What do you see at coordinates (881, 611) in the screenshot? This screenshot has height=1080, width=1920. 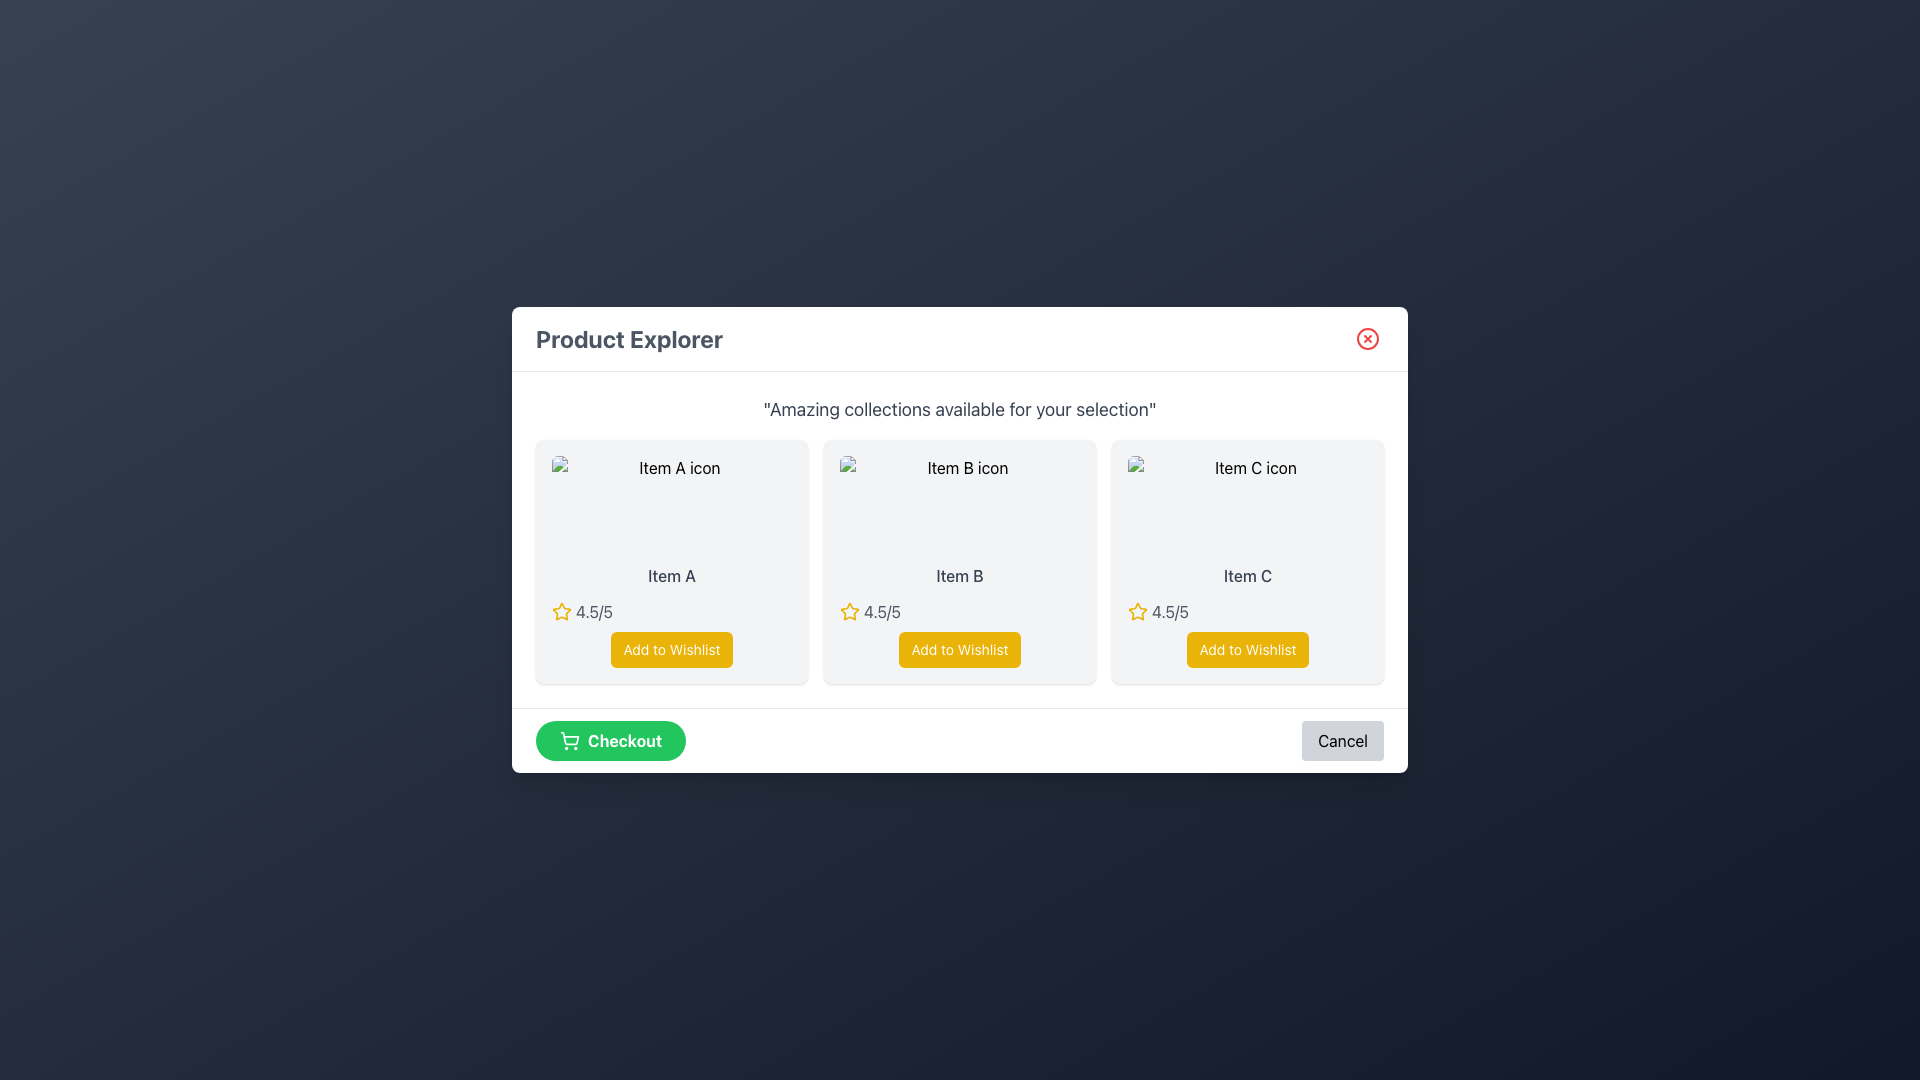 I see `displayed rating from the Rating Display Text showing '4.5/5' in light gray font, located below the 'Item B' icon and adjacent to a yellow star icon` at bounding box center [881, 611].